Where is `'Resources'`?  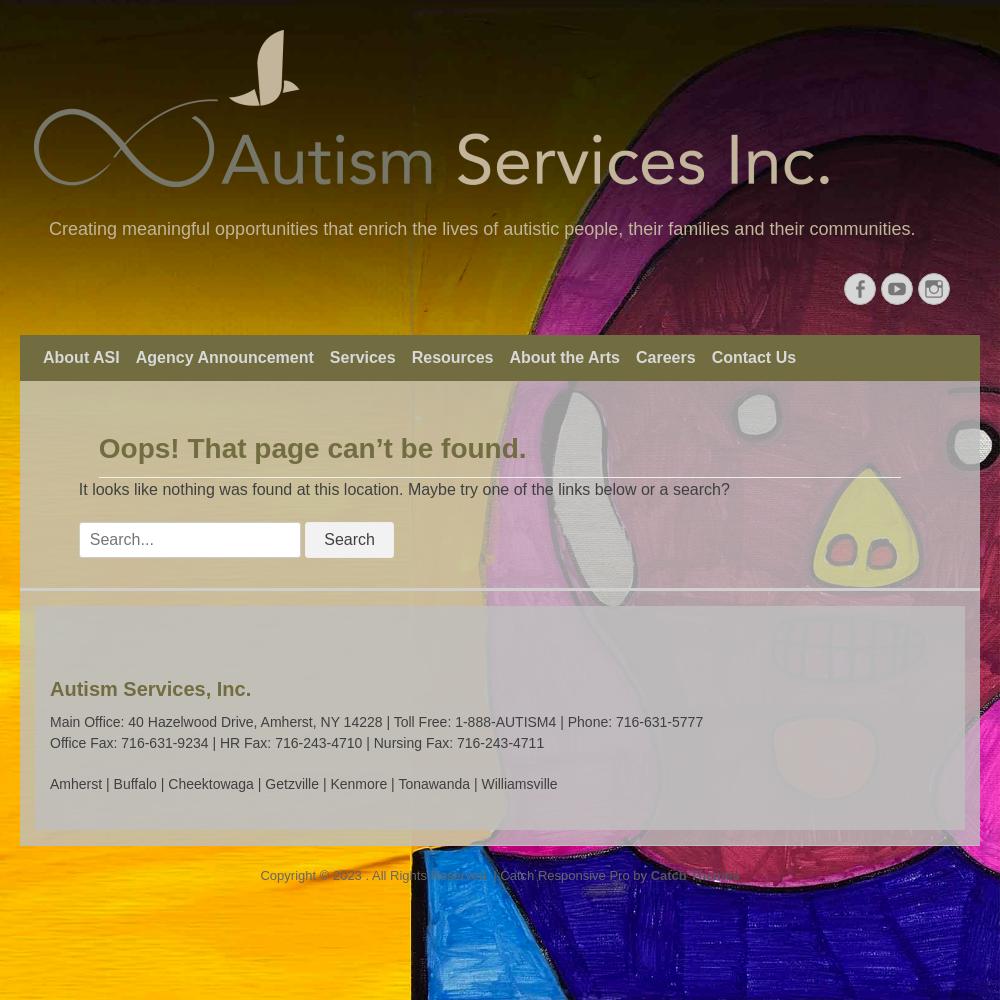 'Resources' is located at coordinates (451, 356).